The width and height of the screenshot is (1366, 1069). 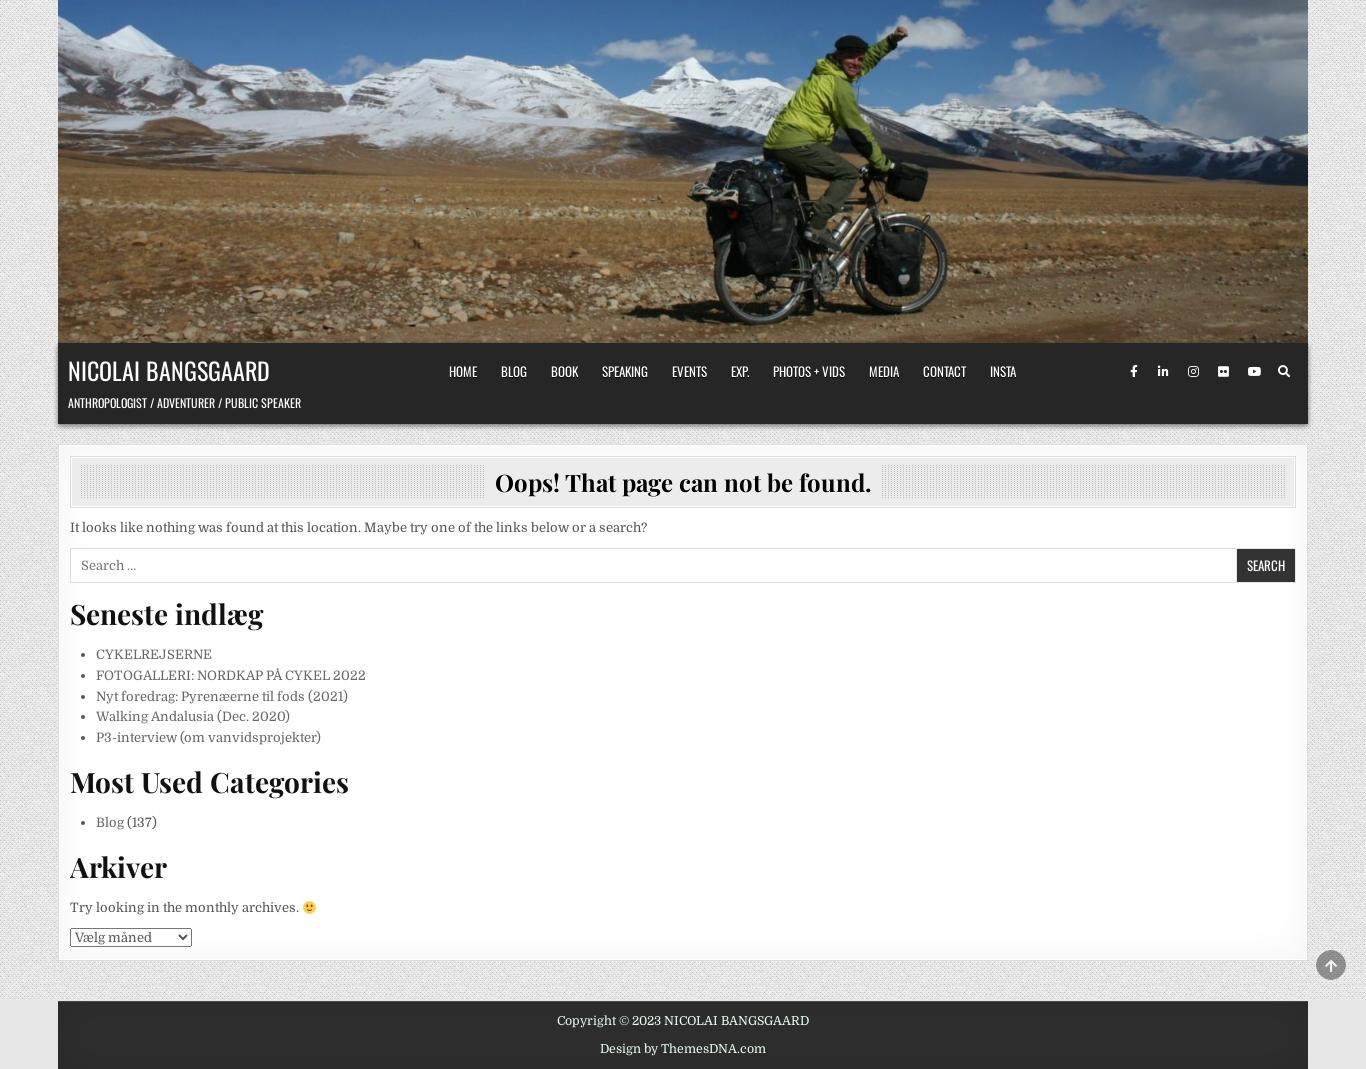 I want to click on 'Speaking', so click(x=622, y=371).